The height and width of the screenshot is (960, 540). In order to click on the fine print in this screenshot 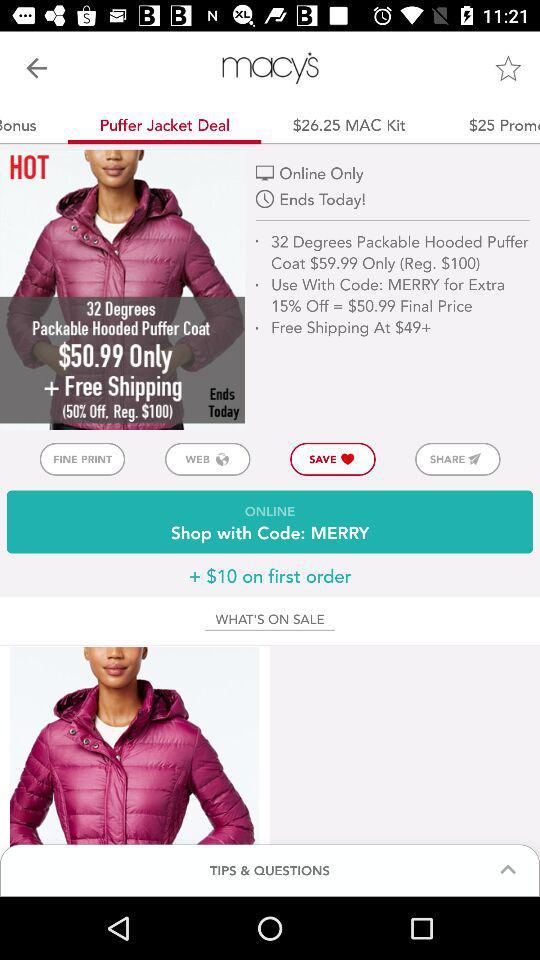, I will do `click(81, 459)`.